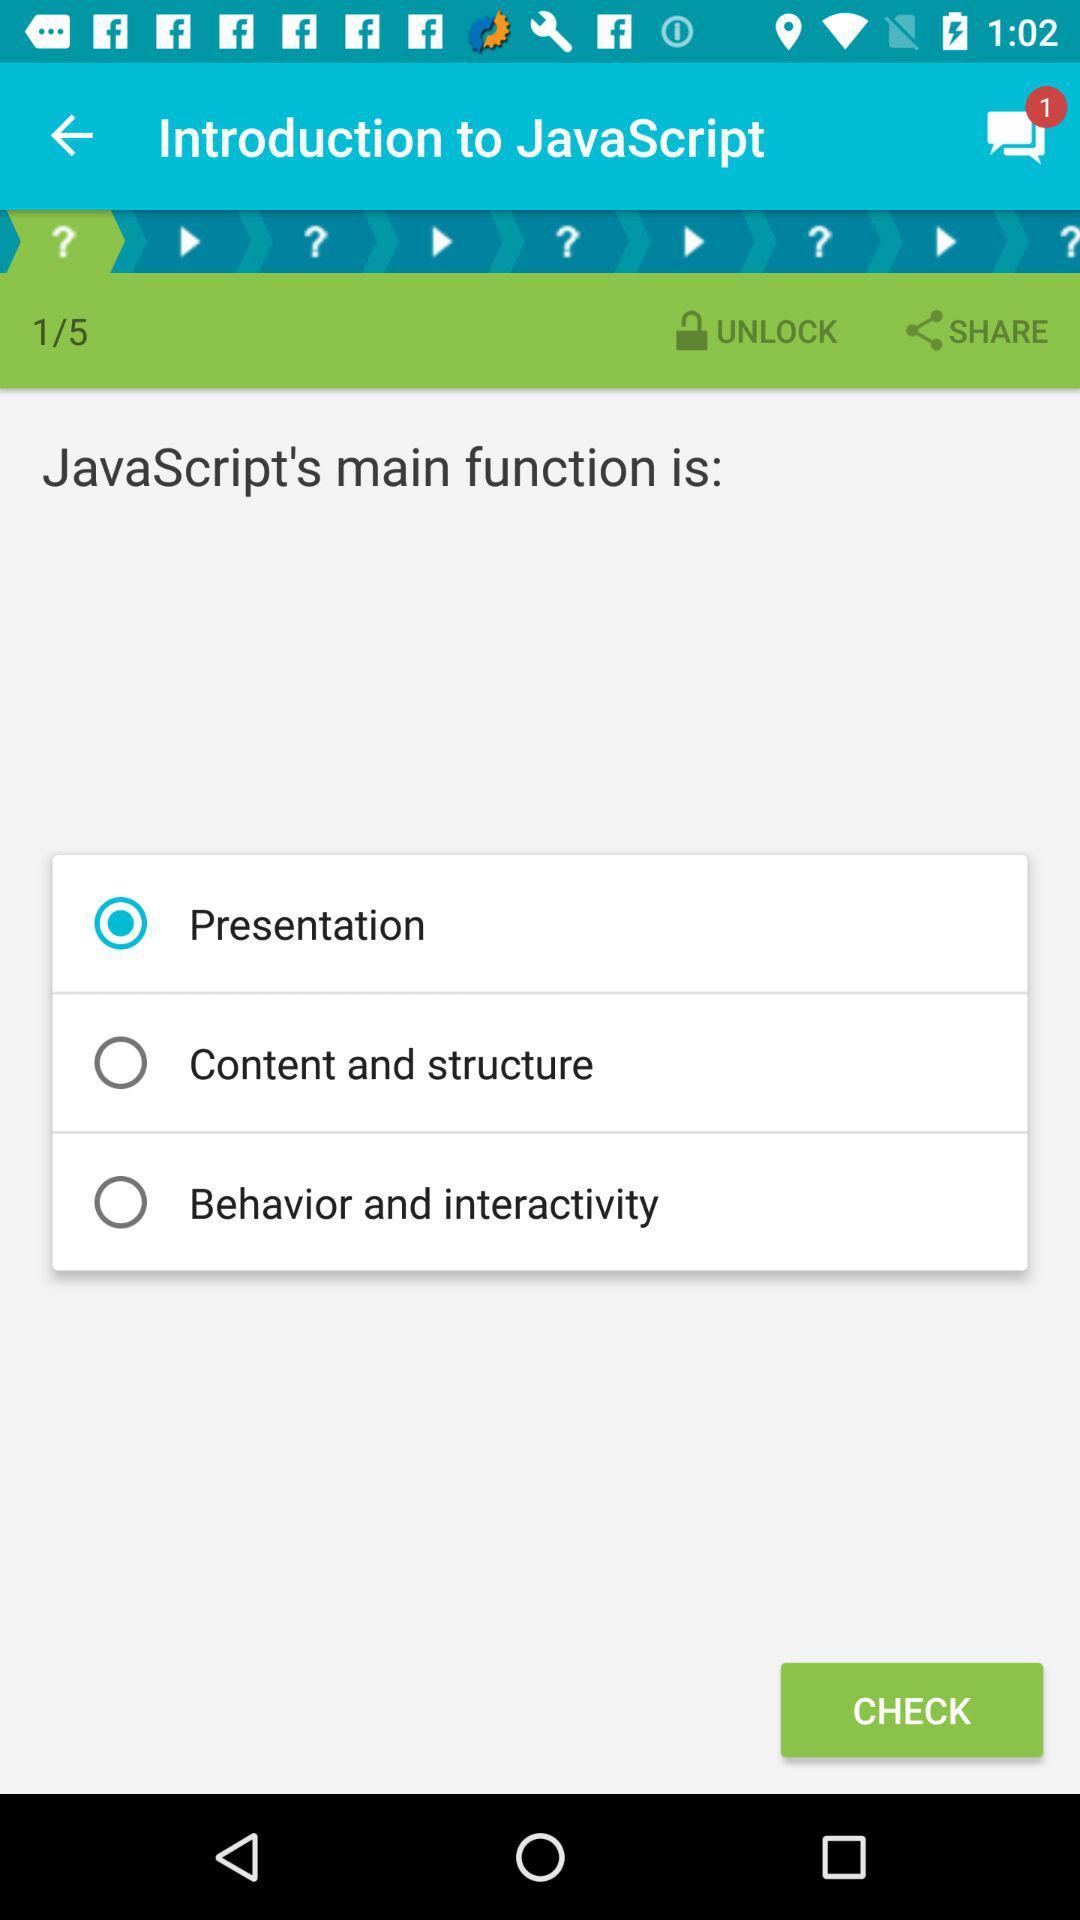 This screenshot has height=1920, width=1080. What do you see at coordinates (818, 240) in the screenshot?
I see `skip to the 7th step` at bounding box center [818, 240].